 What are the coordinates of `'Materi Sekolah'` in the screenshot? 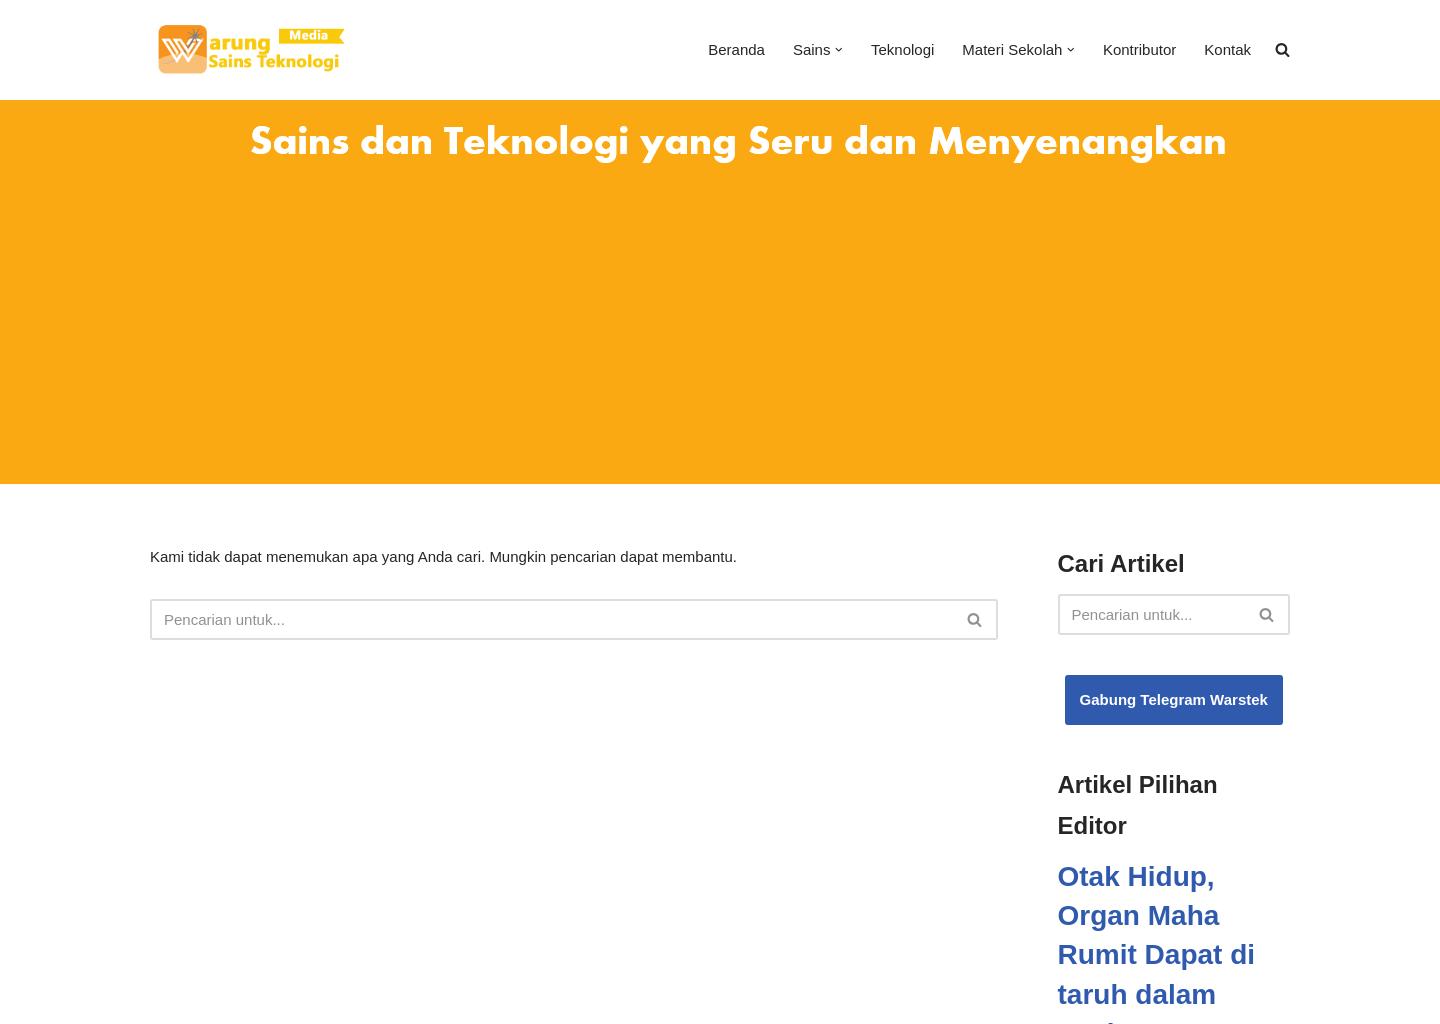 It's located at (1011, 48).